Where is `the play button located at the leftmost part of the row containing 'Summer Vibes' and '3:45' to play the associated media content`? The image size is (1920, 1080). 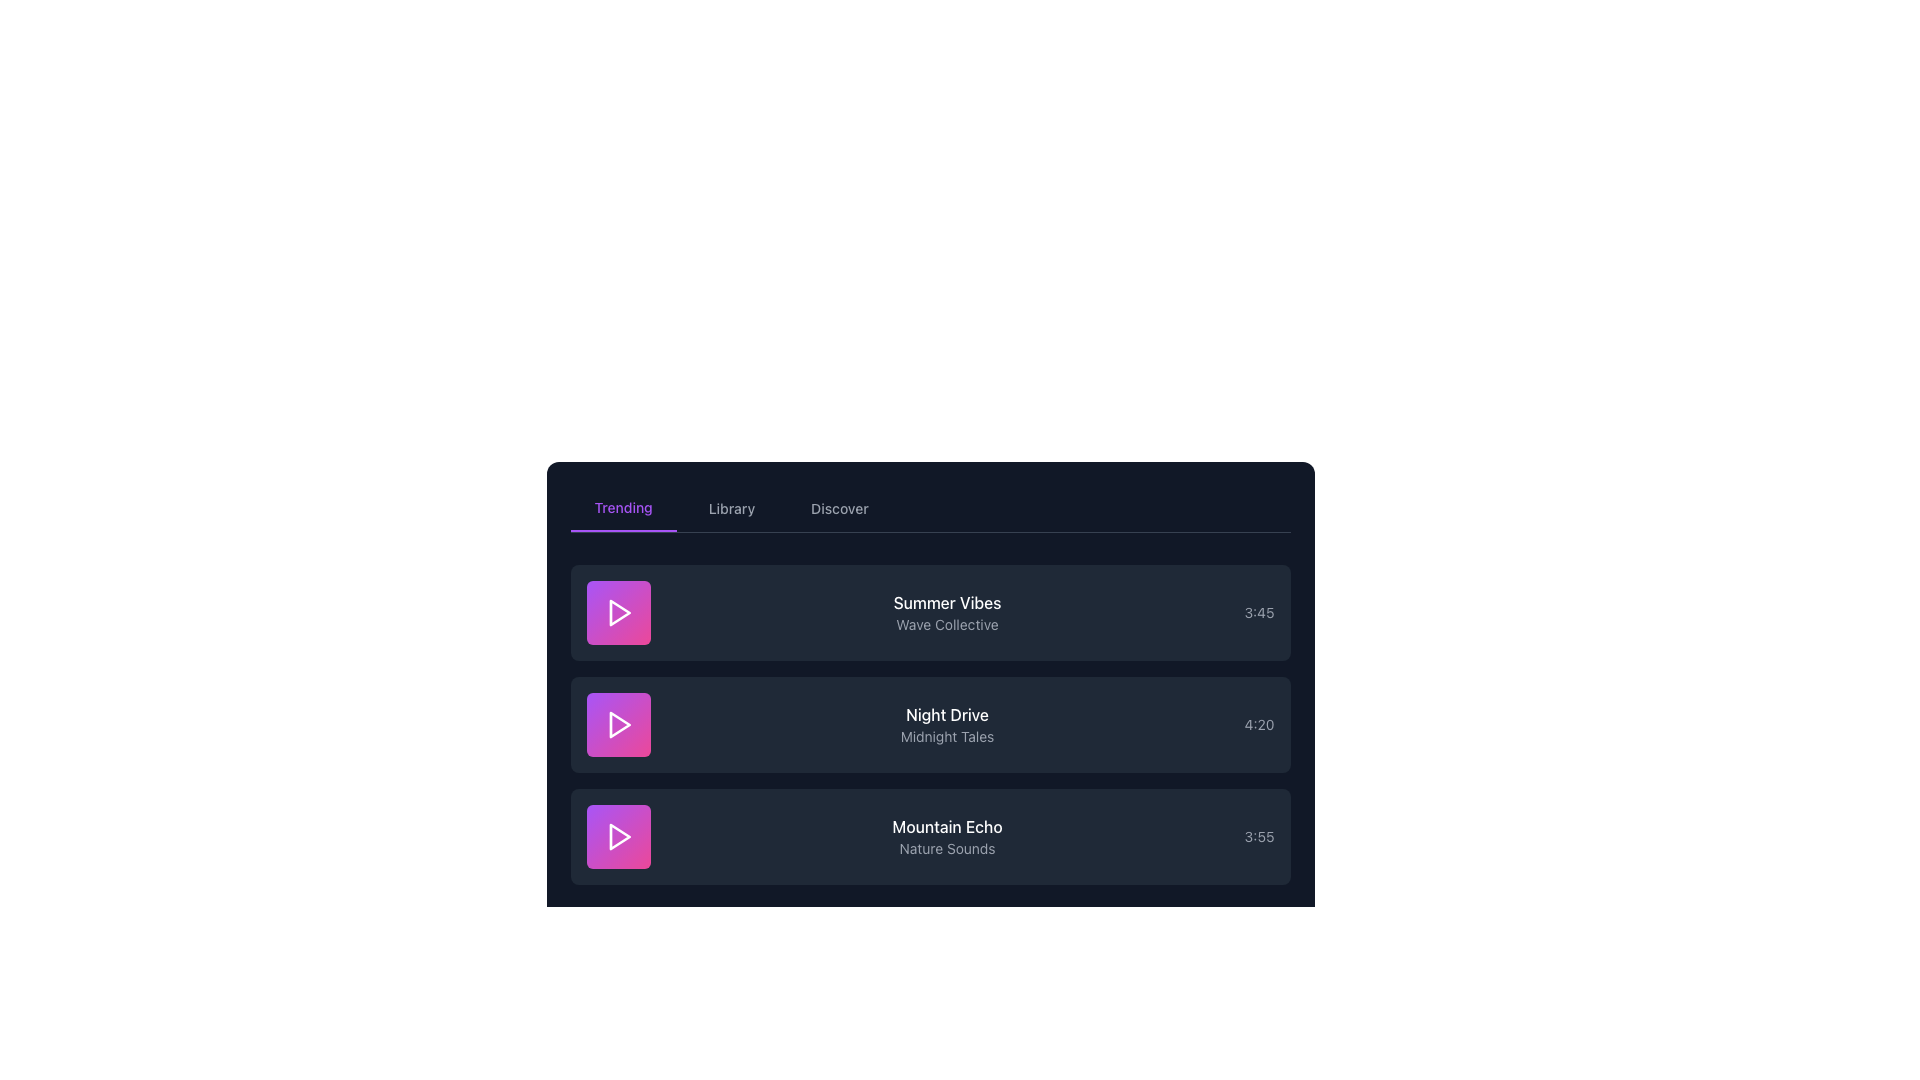
the play button located at the leftmost part of the row containing 'Summer Vibes' and '3:45' to play the associated media content is located at coordinates (617, 612).